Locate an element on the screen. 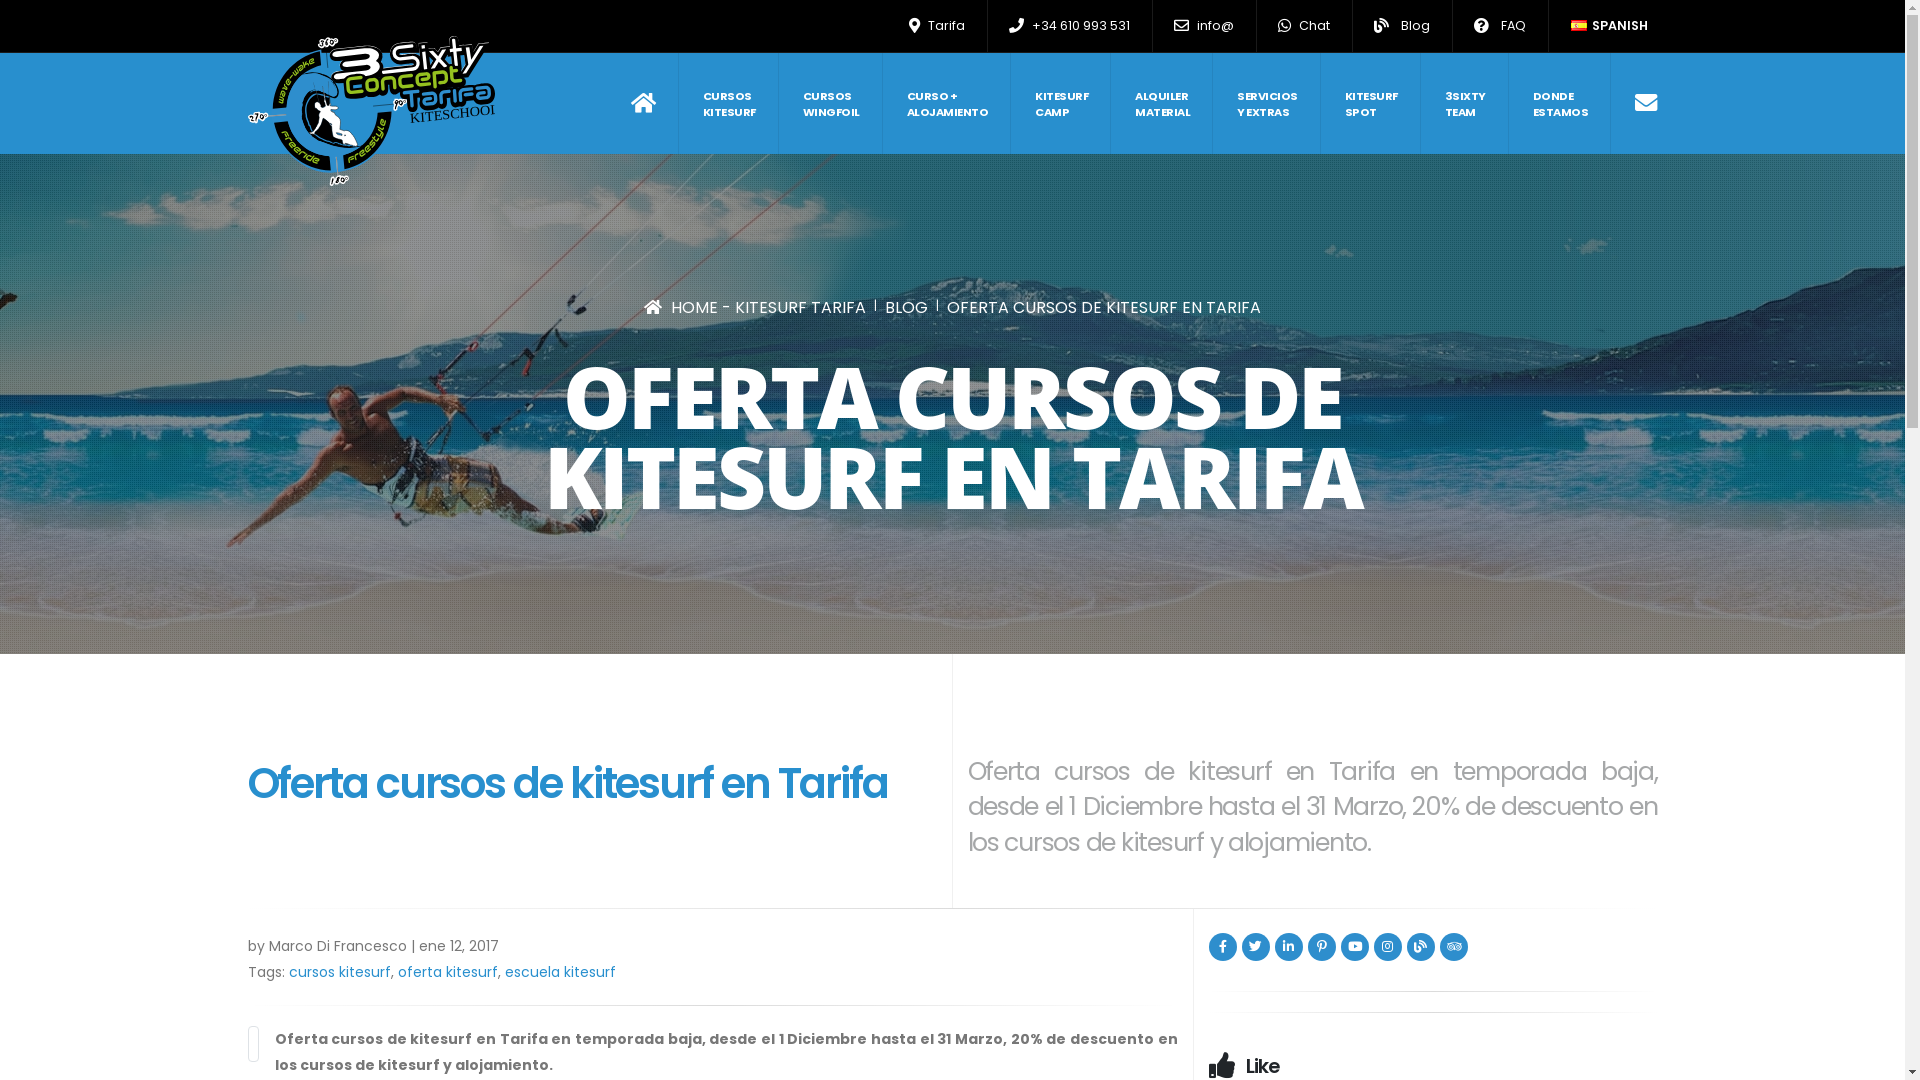 The height and width of the screenshot is (1080, 1920). 'Blog' is located at coordinates (1405, 946).